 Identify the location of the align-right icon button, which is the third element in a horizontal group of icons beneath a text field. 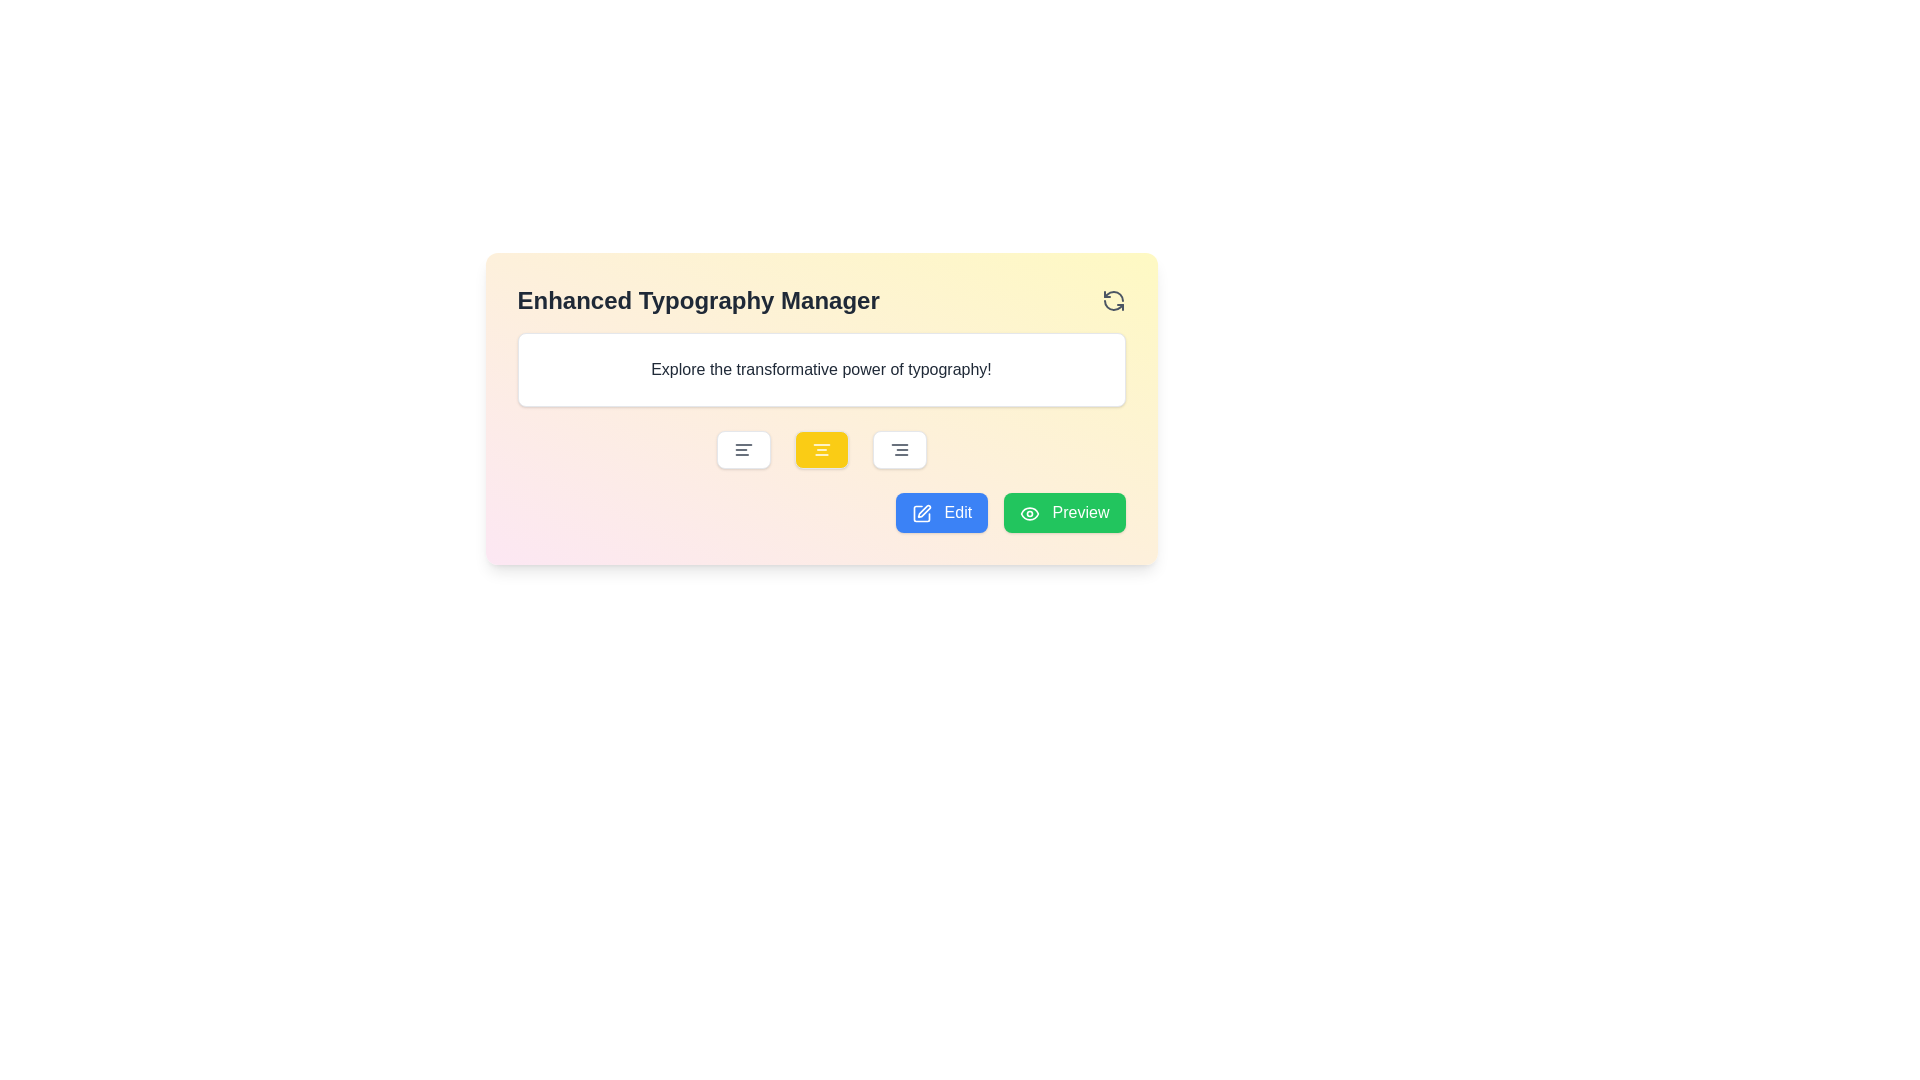
(898, 450).